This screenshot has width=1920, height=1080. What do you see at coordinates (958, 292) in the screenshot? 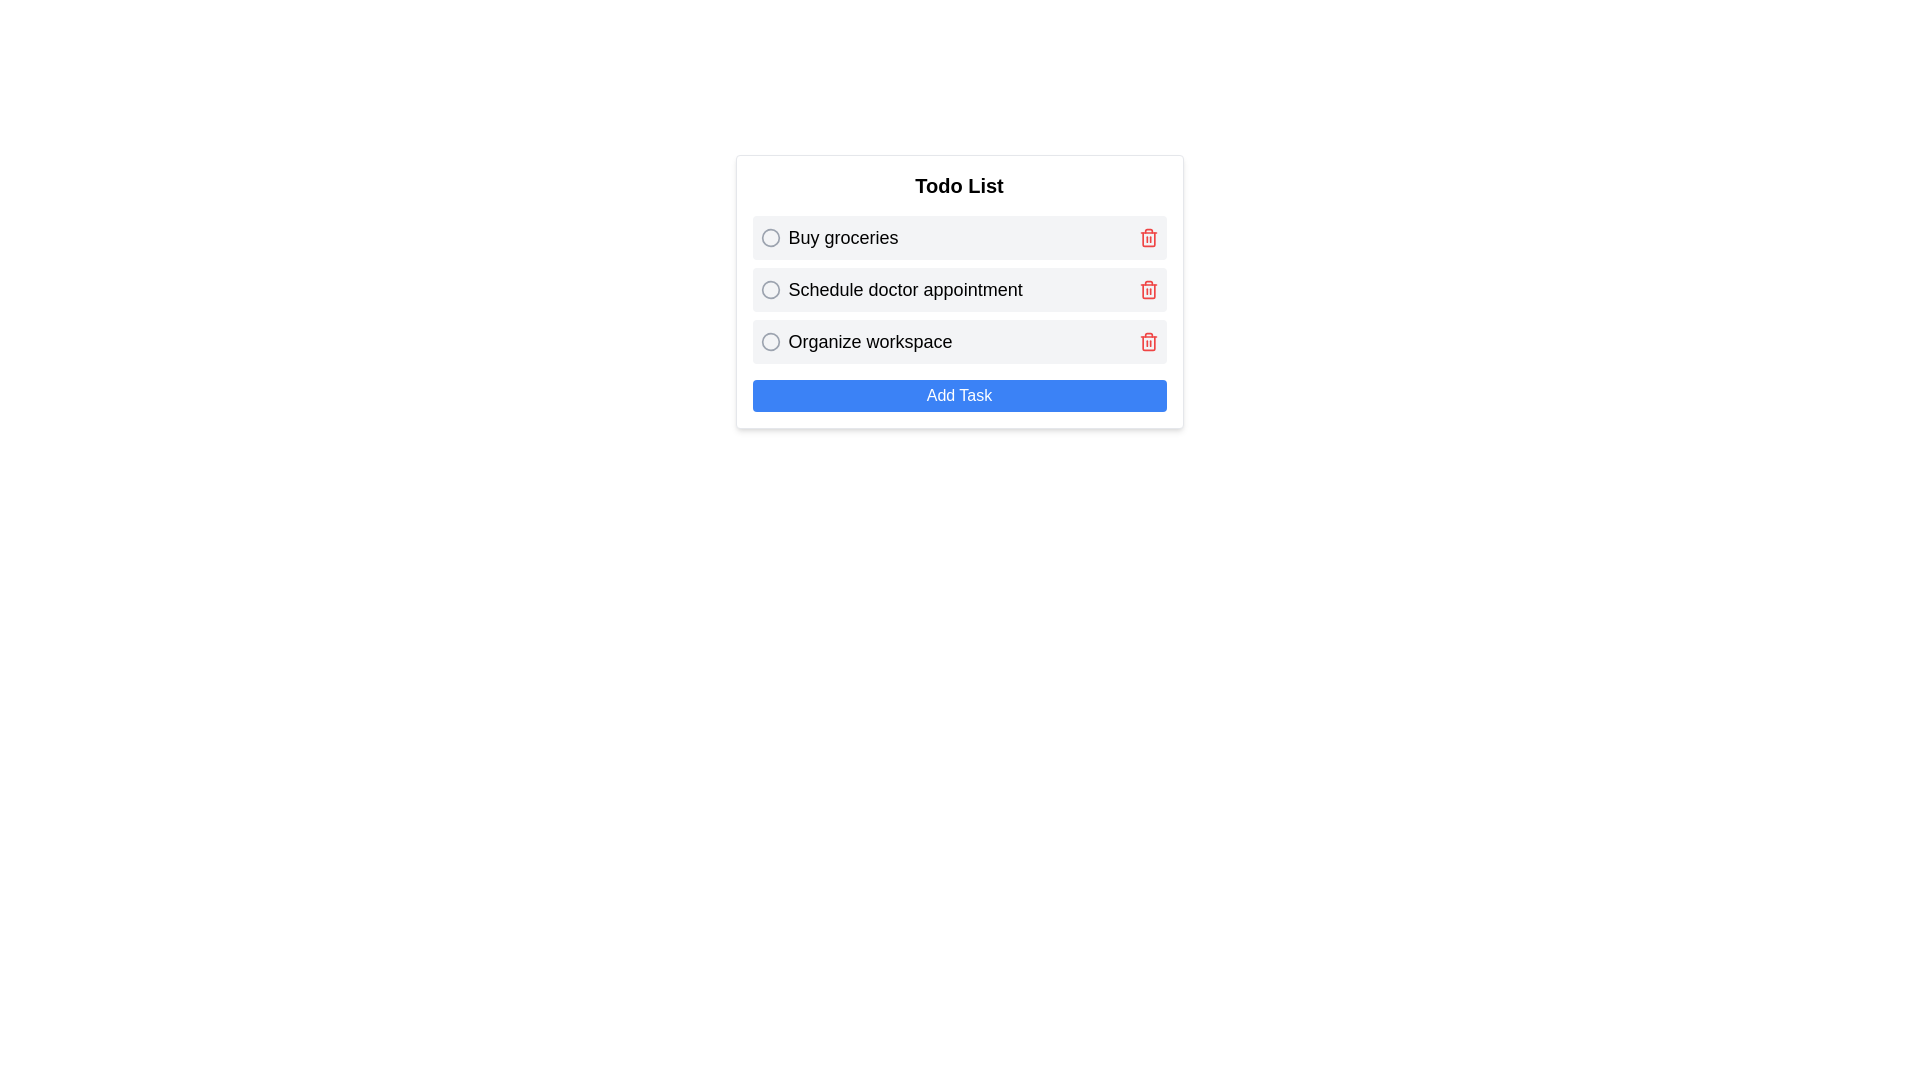
I see `the second task item in the todo list labeled 'Schedule doctor appointment'` at bounding box center [958, 292].